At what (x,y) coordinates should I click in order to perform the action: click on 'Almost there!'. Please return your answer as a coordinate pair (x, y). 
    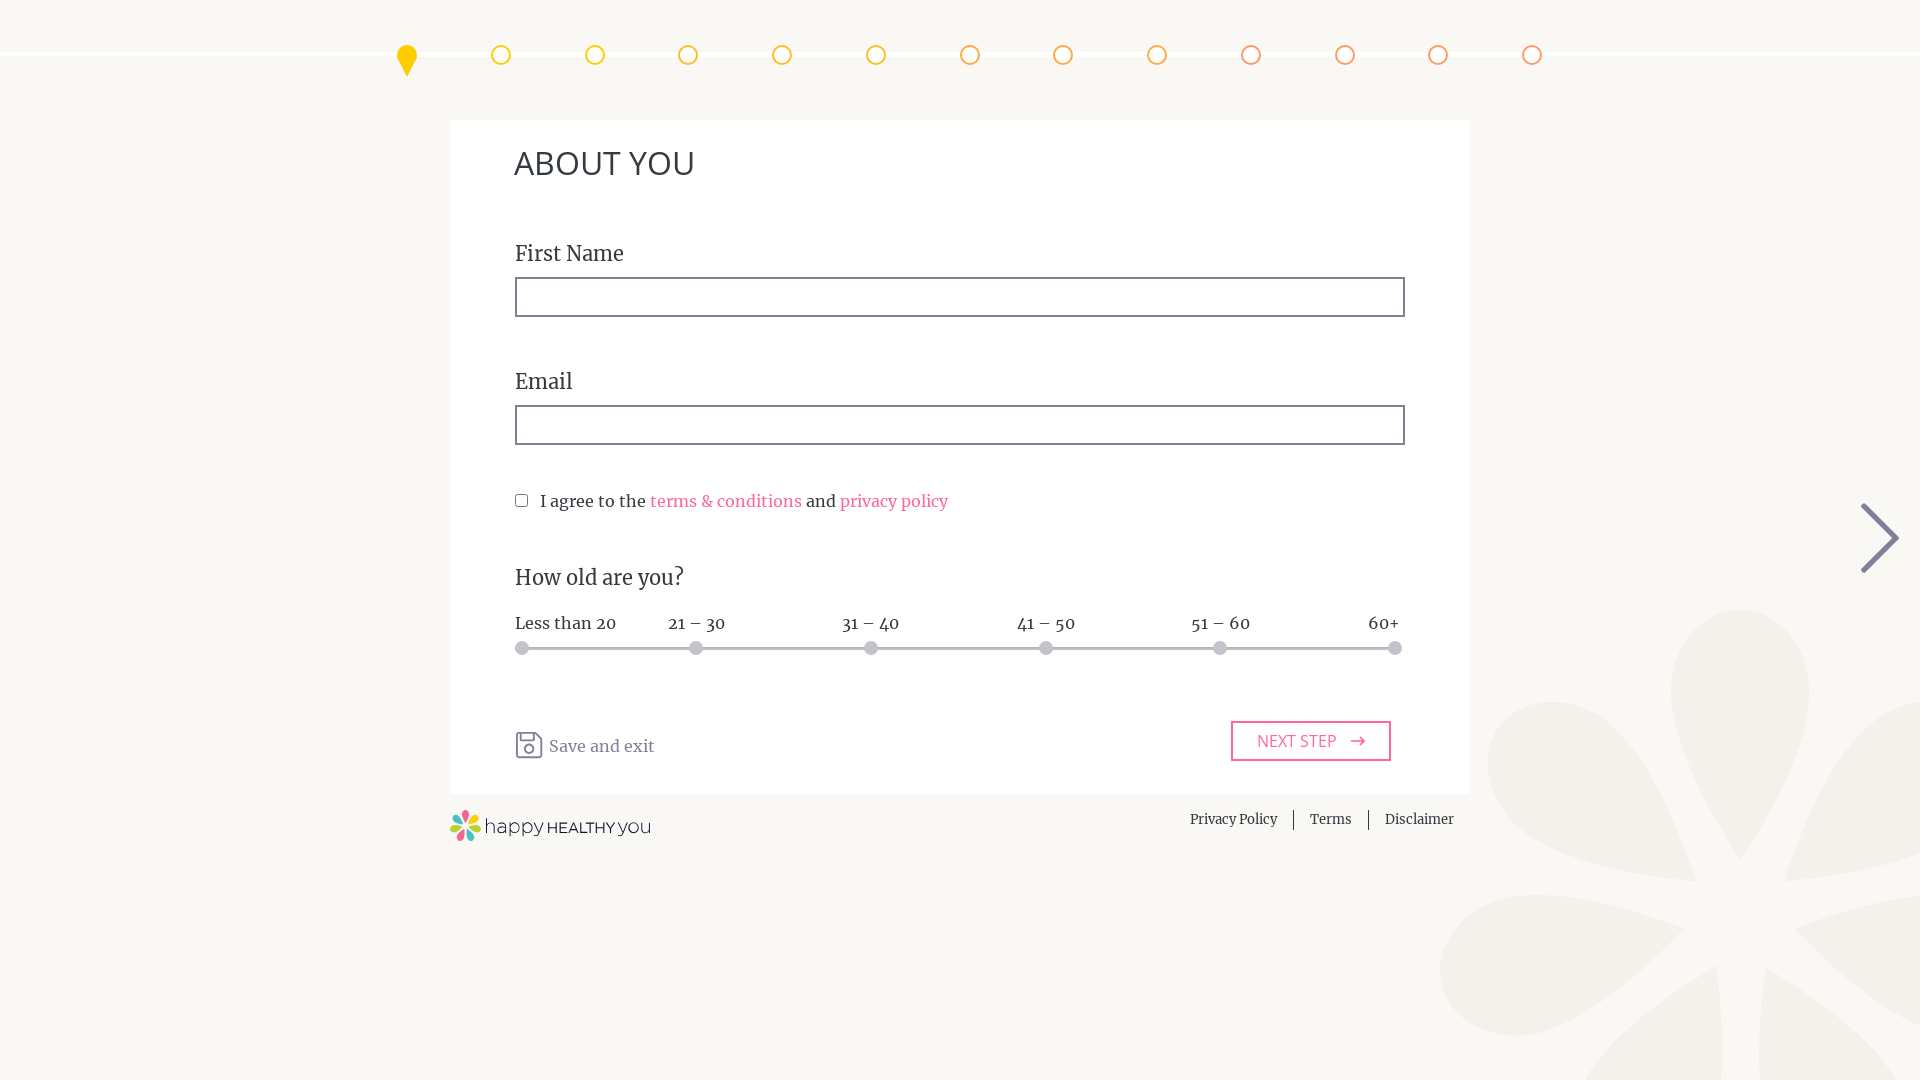
    Looking at the image, I should click on (1427, 53).